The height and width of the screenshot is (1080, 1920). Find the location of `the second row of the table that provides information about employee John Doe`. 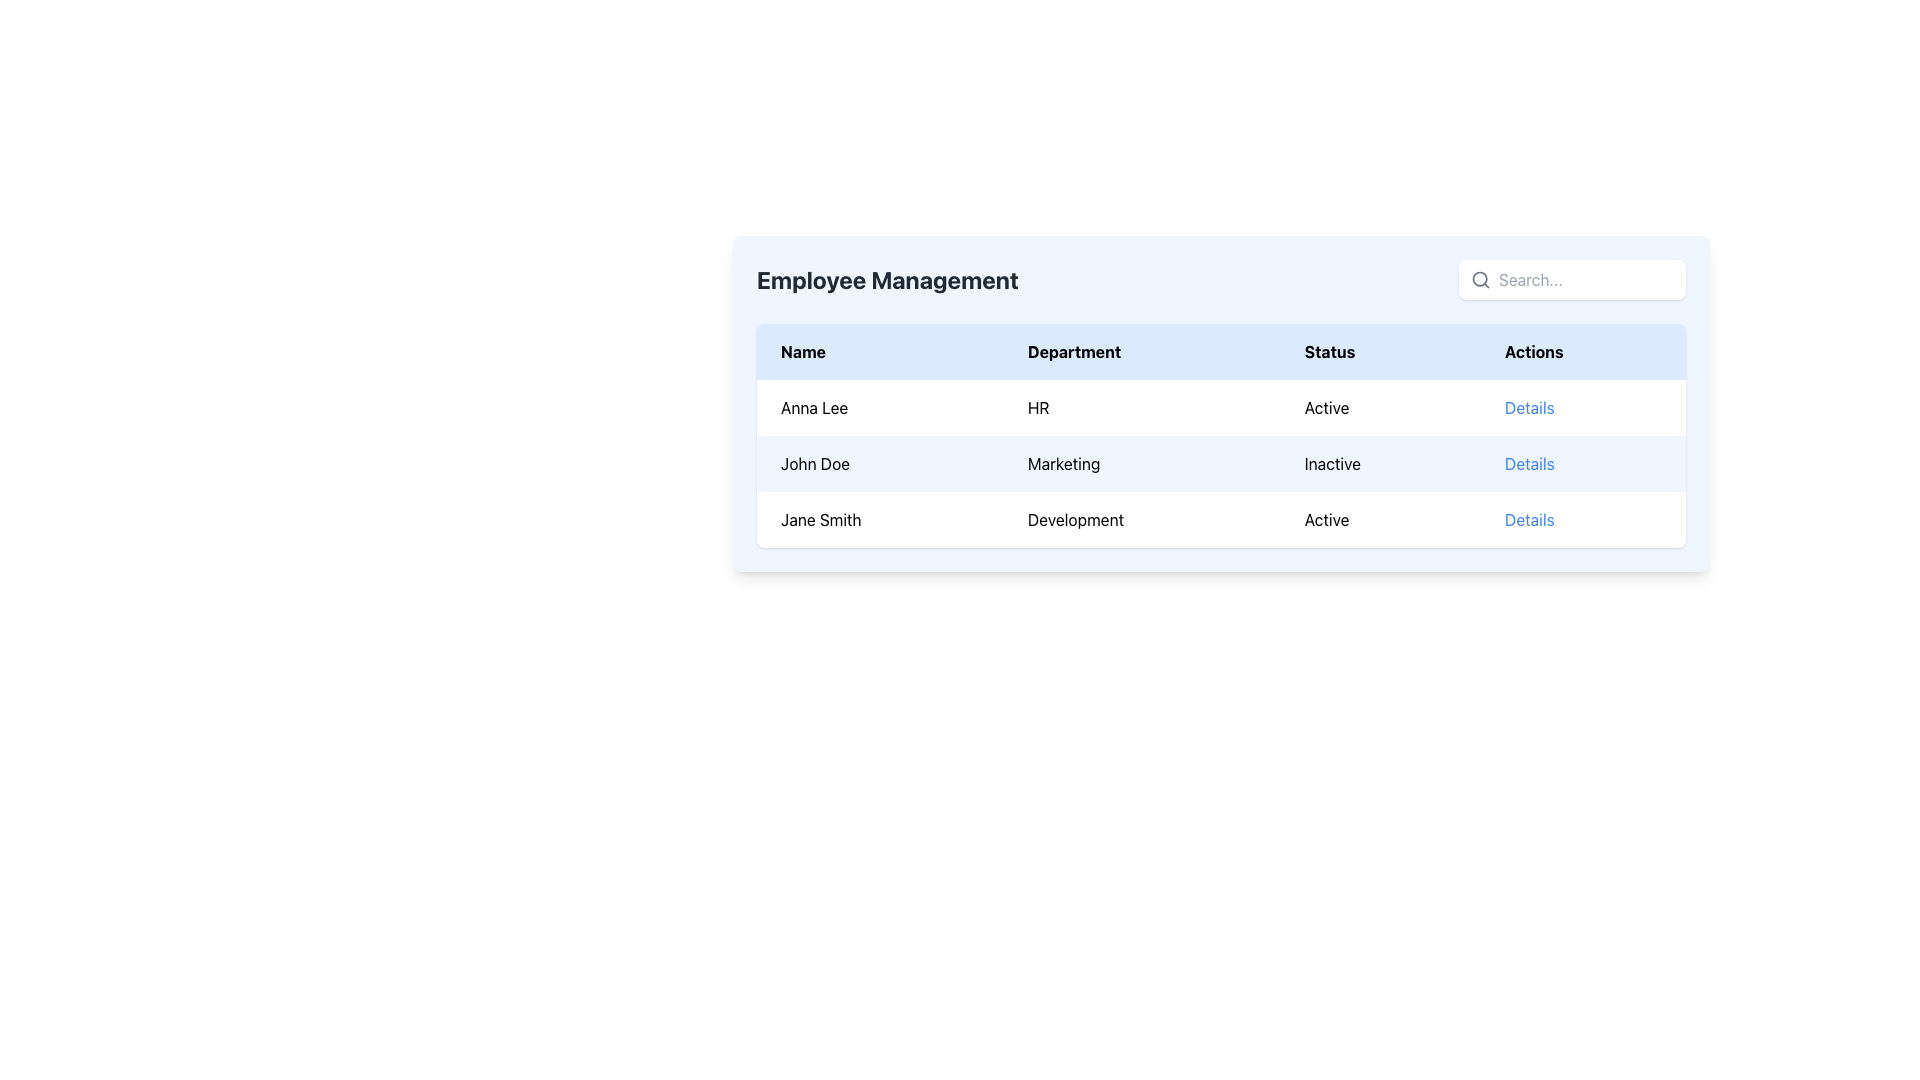

the second row of the table that provides information about employee John Doe is located at coordinates (1220, 463).